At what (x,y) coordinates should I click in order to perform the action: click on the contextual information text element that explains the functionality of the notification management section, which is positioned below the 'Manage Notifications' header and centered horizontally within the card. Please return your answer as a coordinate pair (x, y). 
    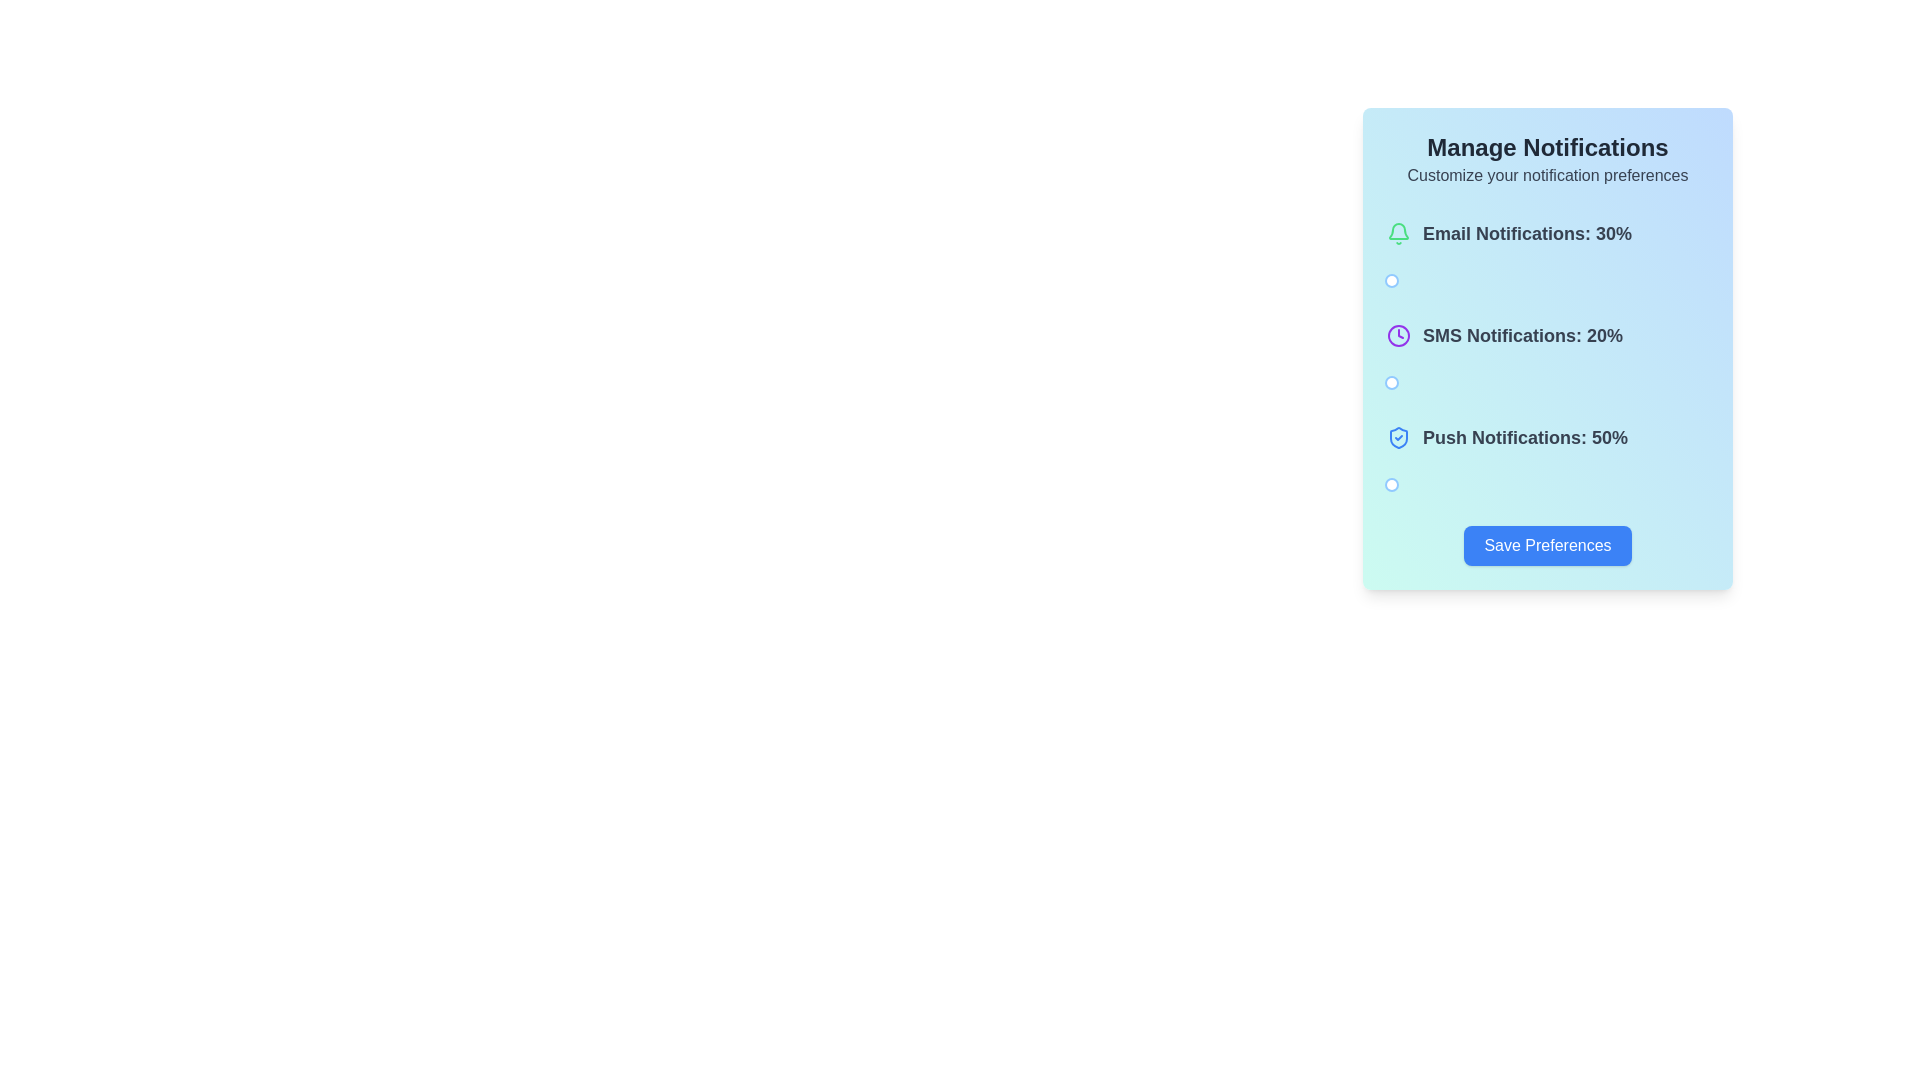
    Looking at the image, I should click on (1547, 175).